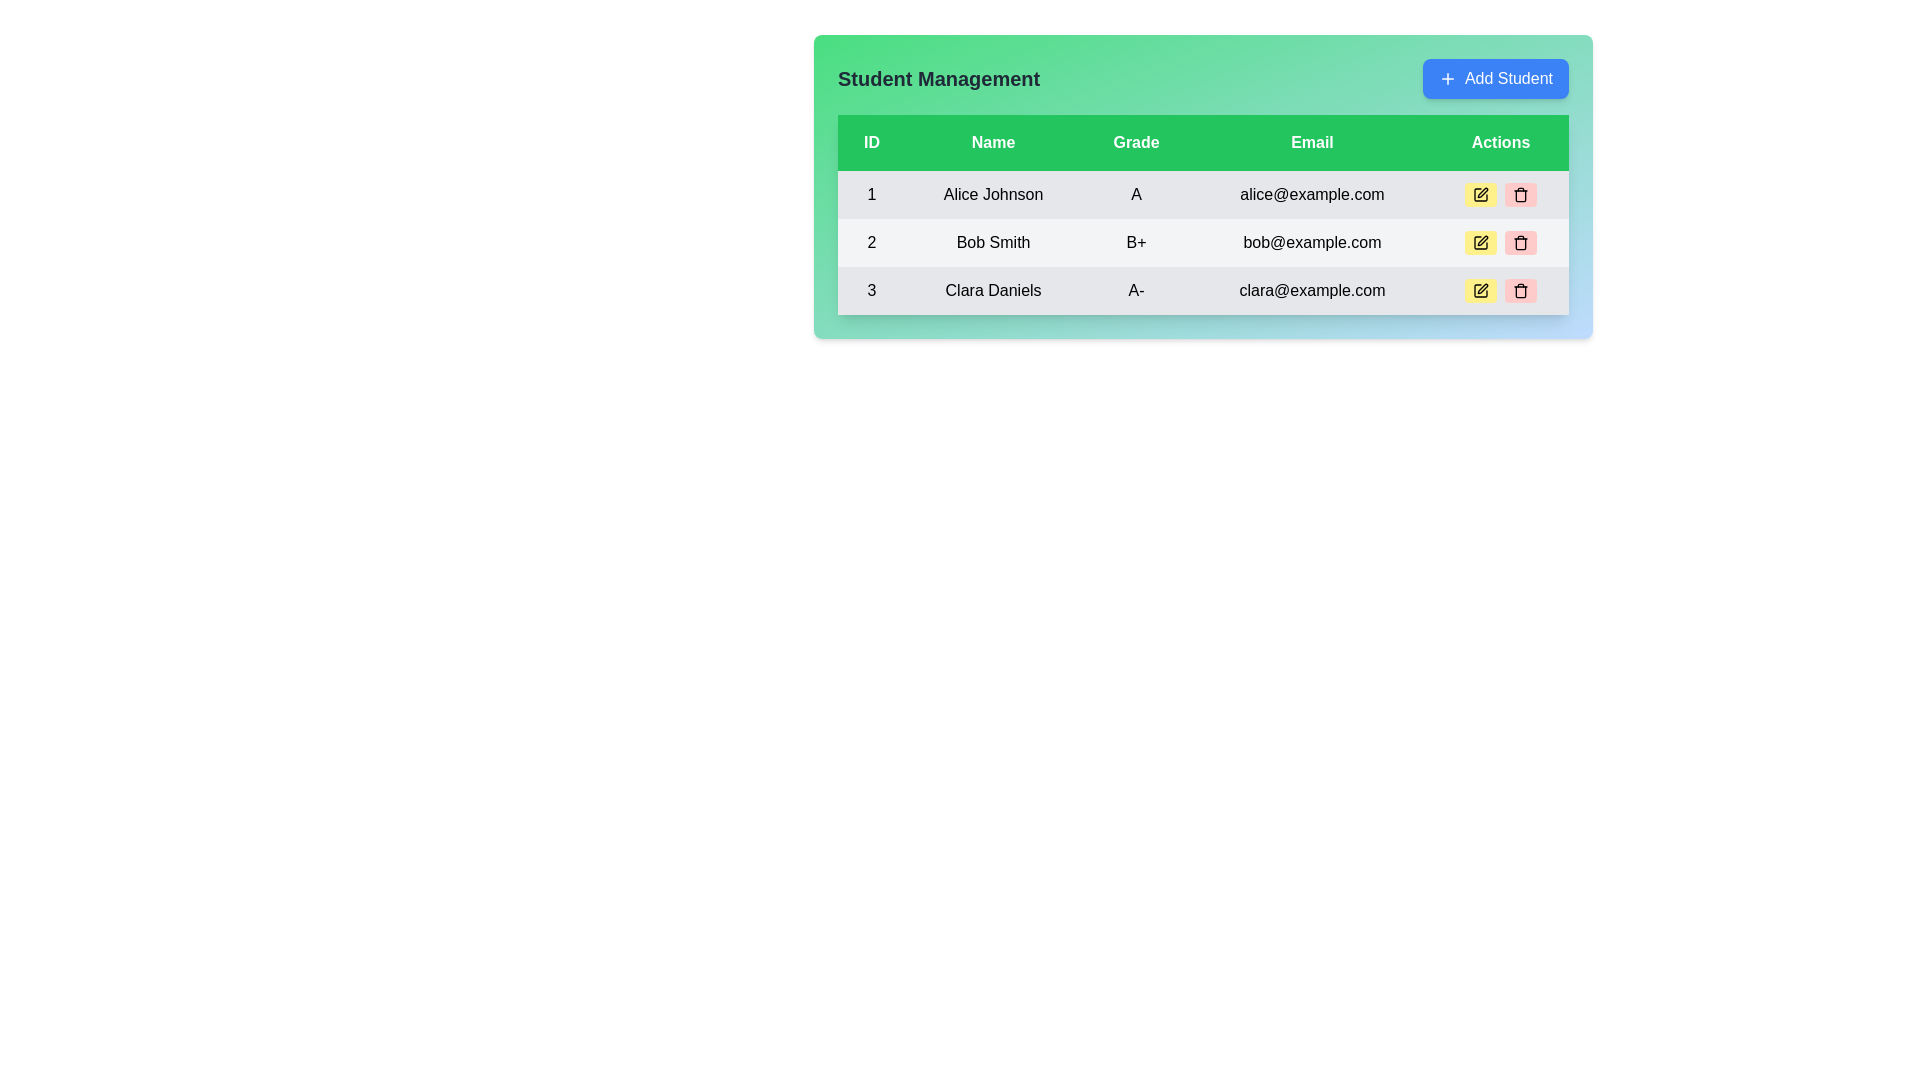 This screenshot has height=1080, width=1920. Describe the element at coordinates (872, 141) in the screenshot. I see `the Table Header Label for the 'ID' column, which is the first header in the table under 'Student Management'` at that location.